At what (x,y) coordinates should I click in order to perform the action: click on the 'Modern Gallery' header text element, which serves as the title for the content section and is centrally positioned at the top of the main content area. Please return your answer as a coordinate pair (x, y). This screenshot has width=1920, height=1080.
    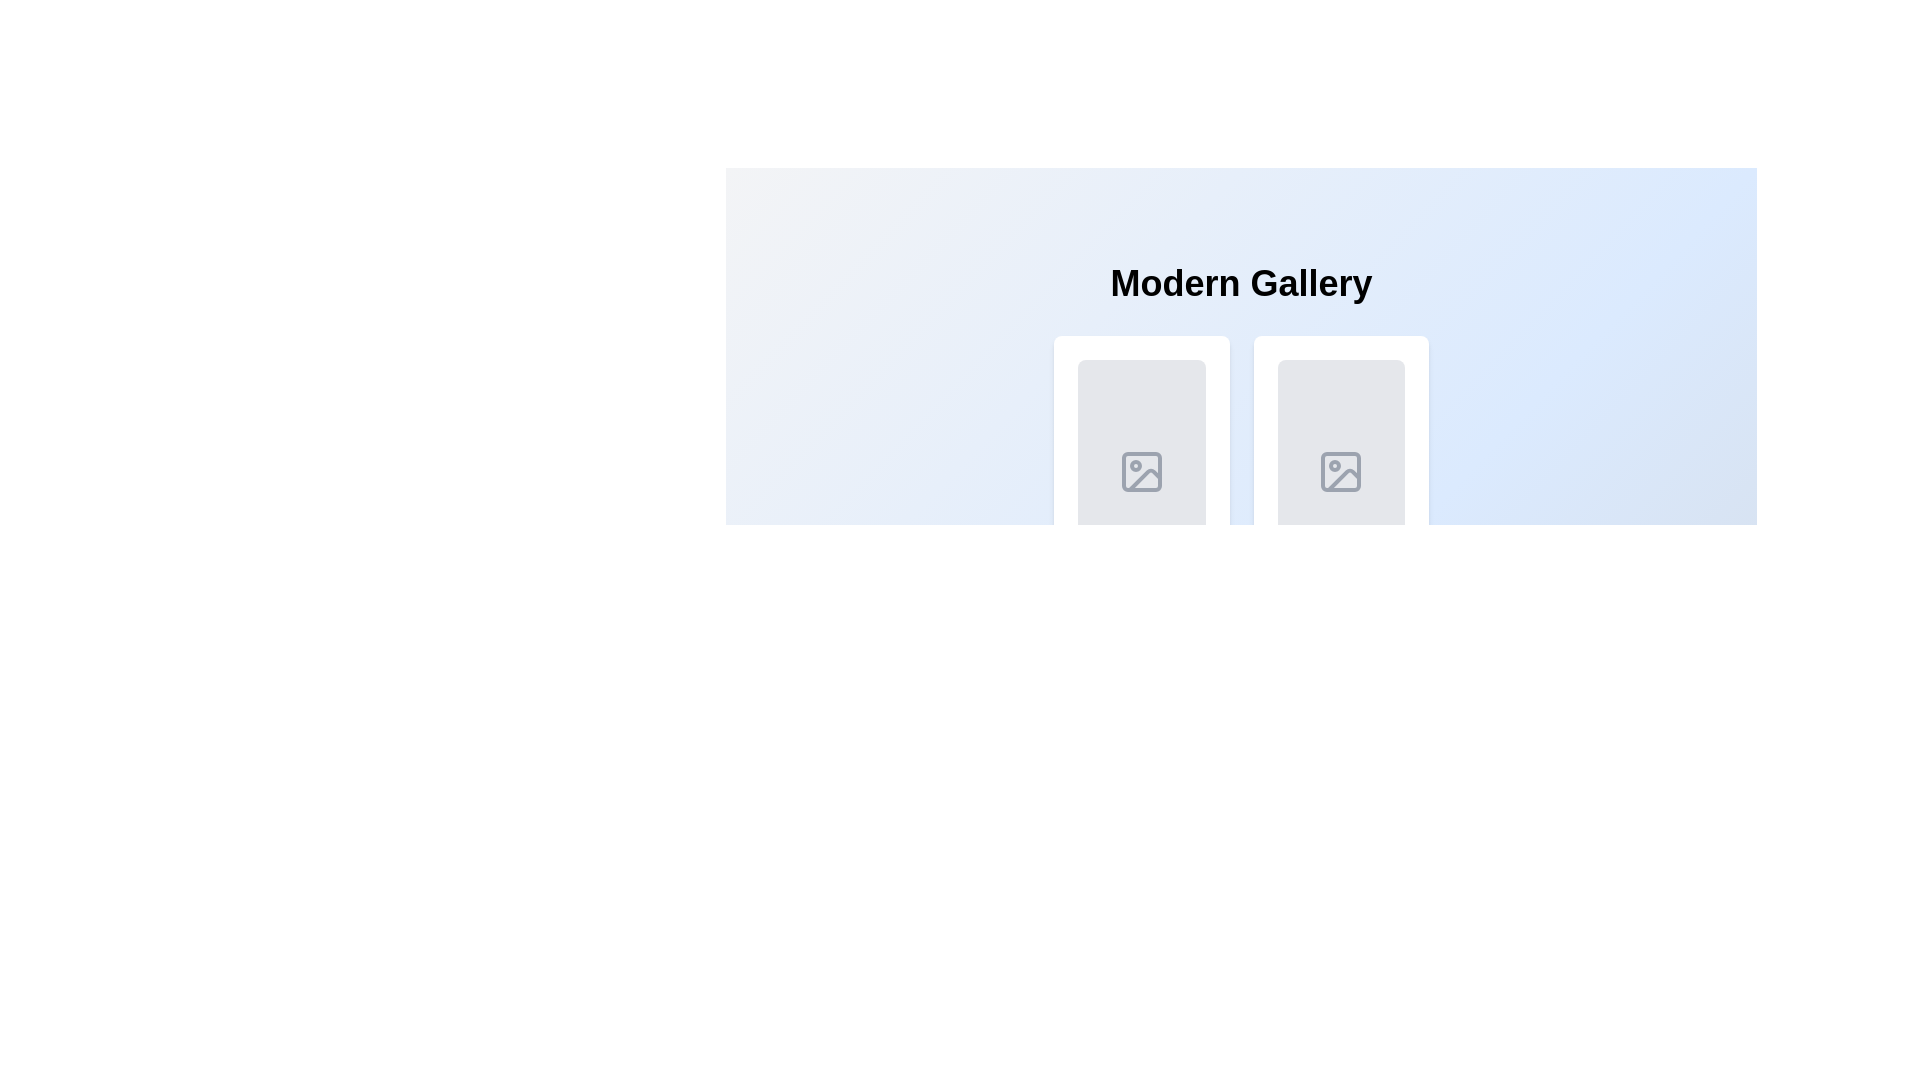
    Looking at the image, I should click on (1240, 284).